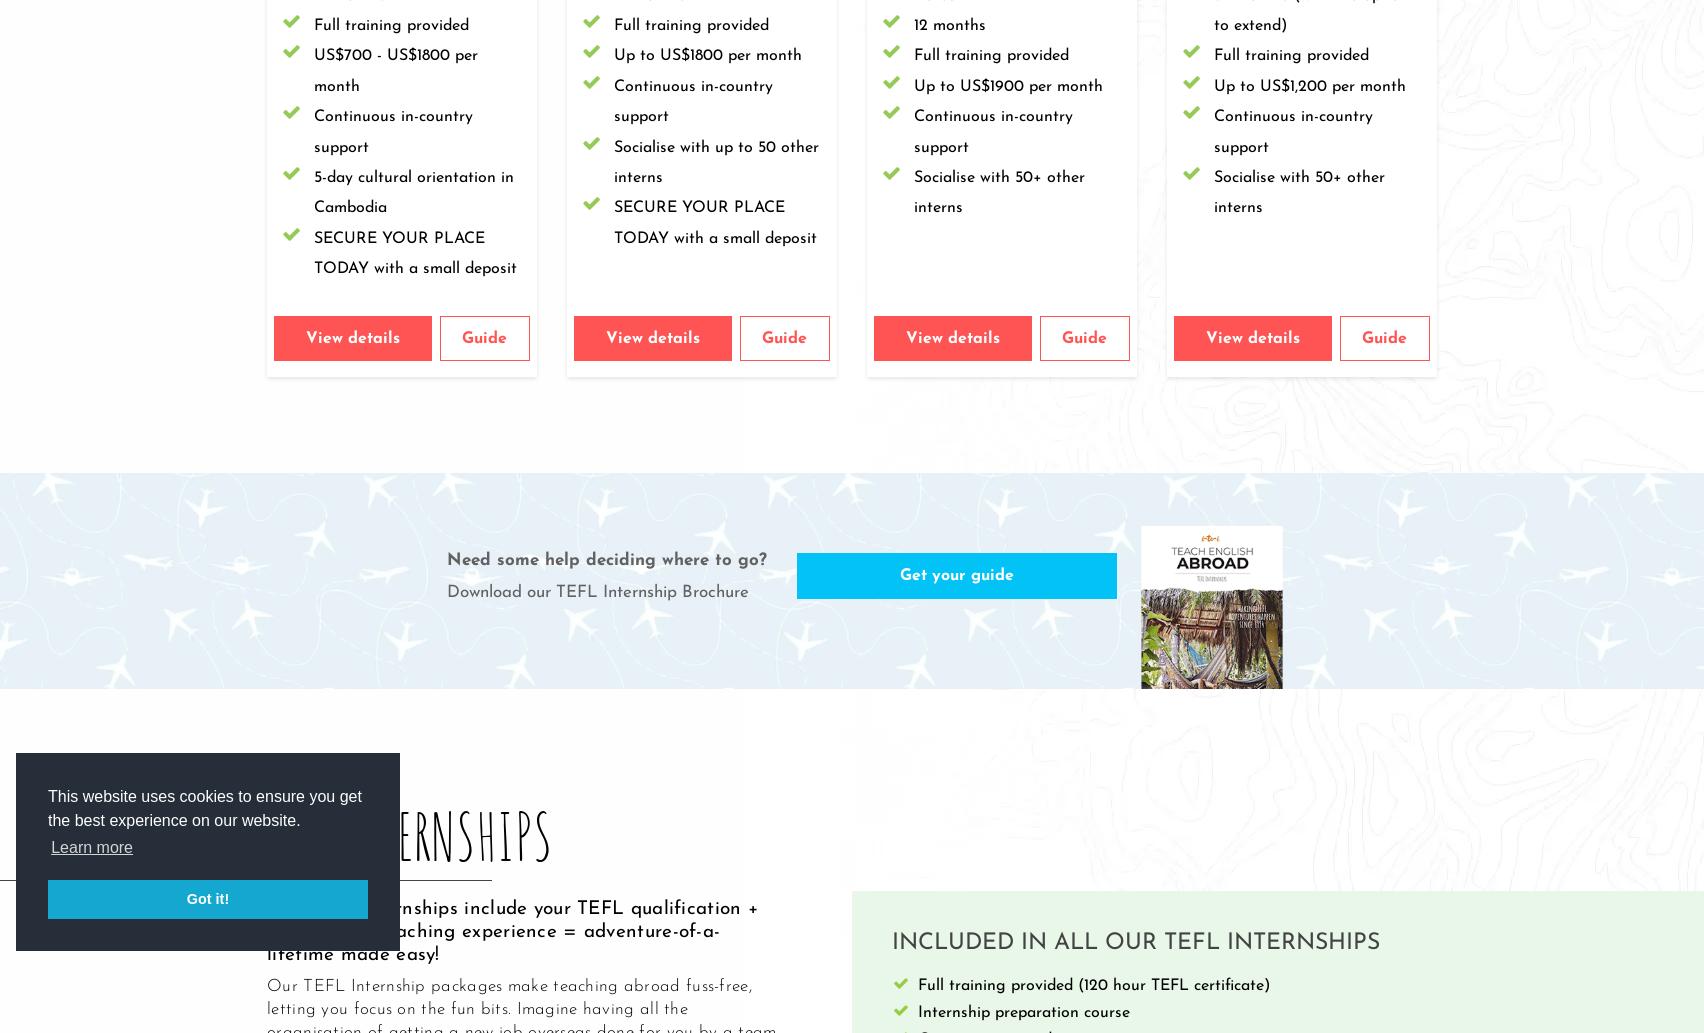  What do you see at coordinates (204, 808) in the screenshot?
I see `'This website uses cookies to ensure you get the best experience on our website.'` at bounding box center [204, 808].